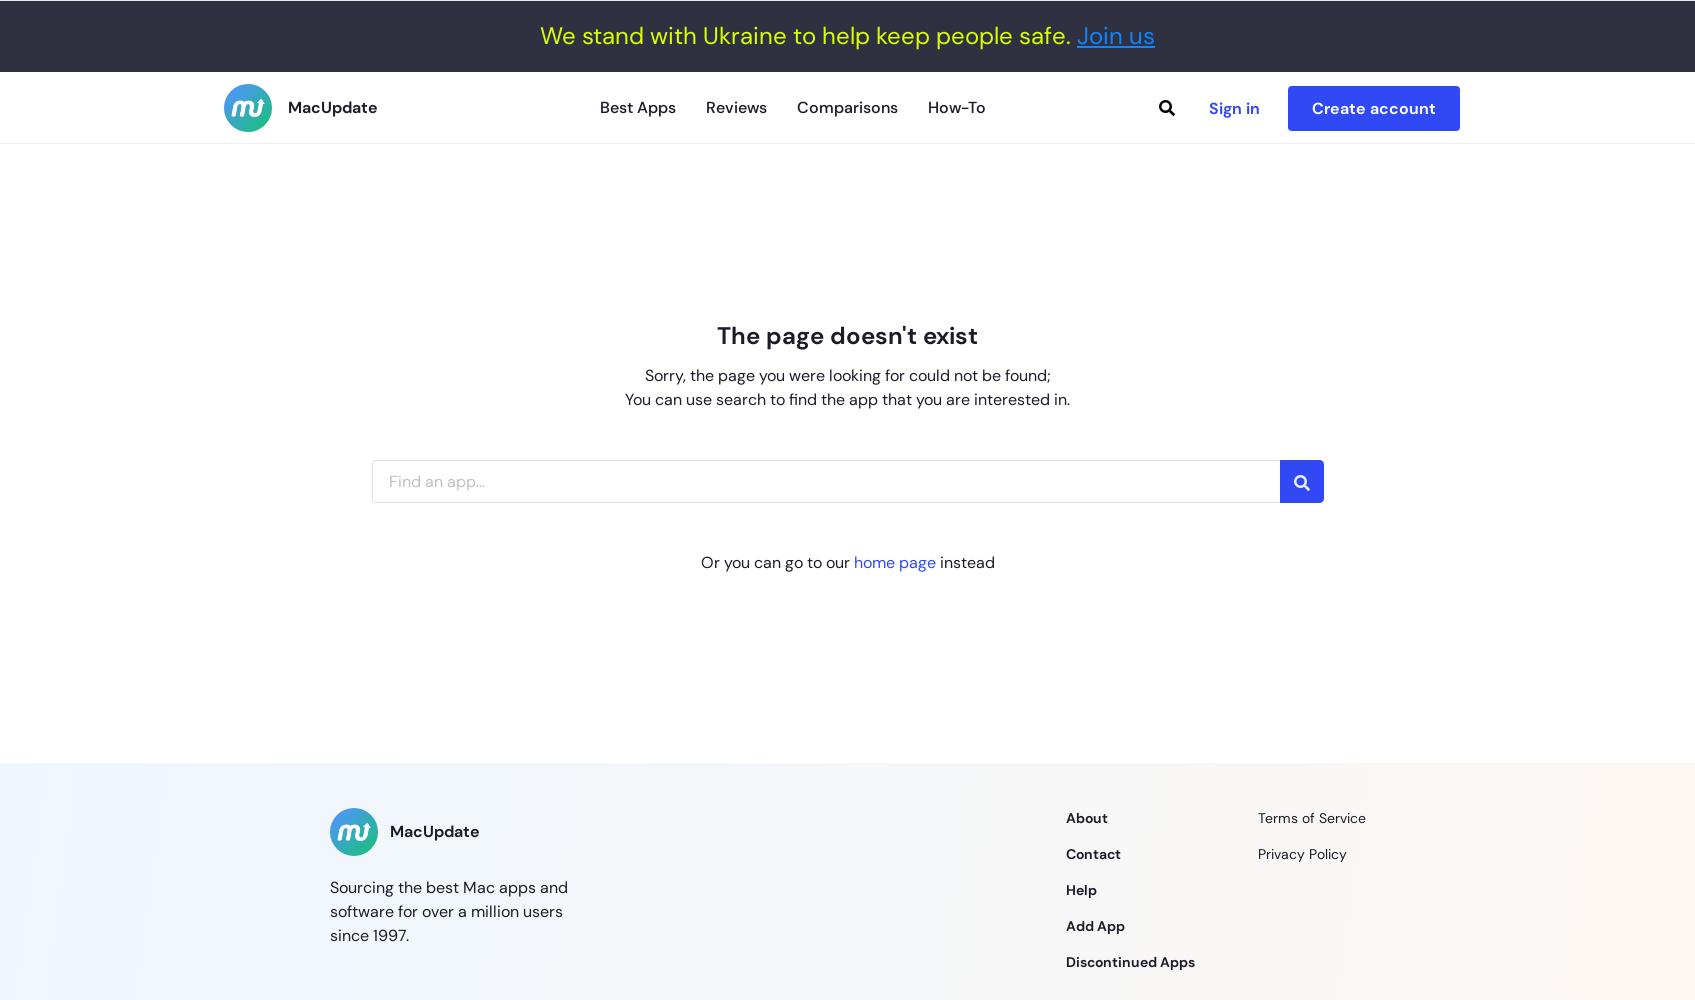 The image size is (1695, 1000). What do you see at coordinates (1128, 961) in the screenshot?
I see `'Discontinued Apps'` at bounding box center [1128, 961].